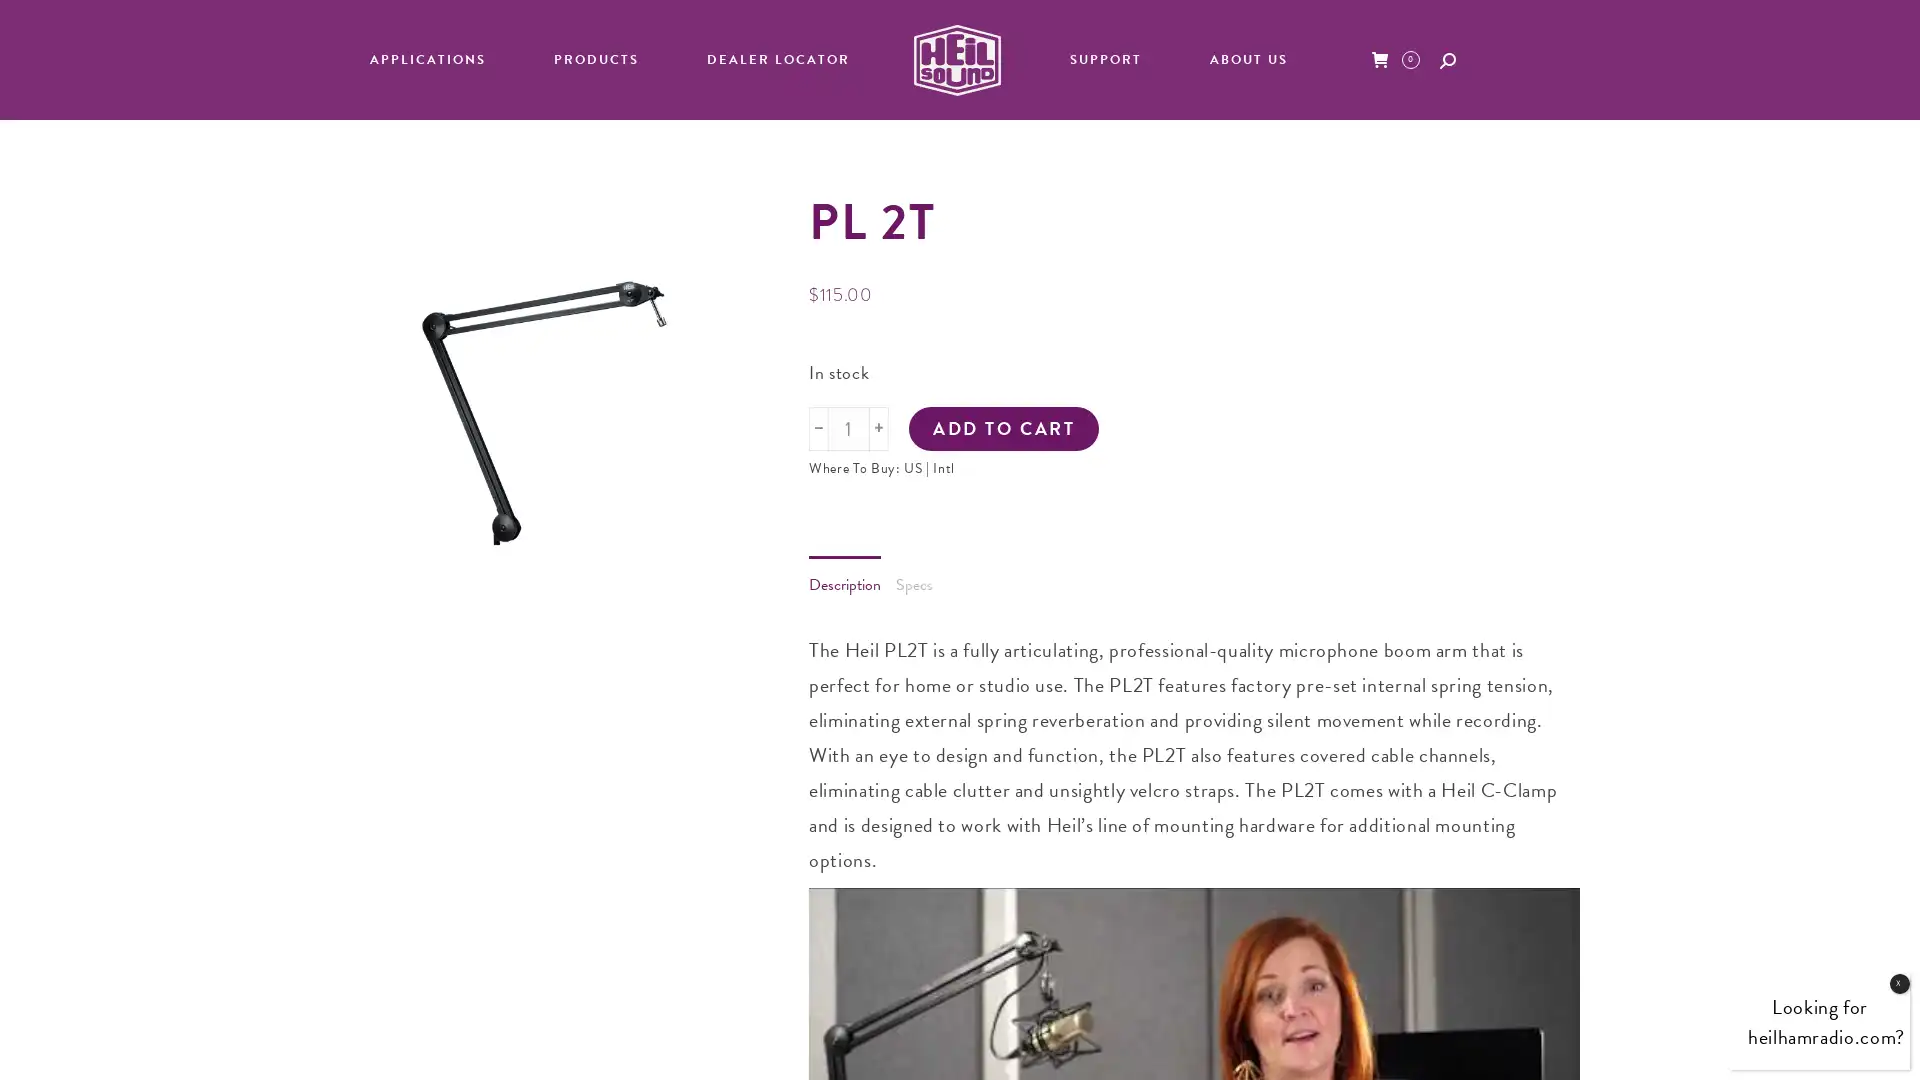  I want to click on ADD TO CART, so click(1003, 427).